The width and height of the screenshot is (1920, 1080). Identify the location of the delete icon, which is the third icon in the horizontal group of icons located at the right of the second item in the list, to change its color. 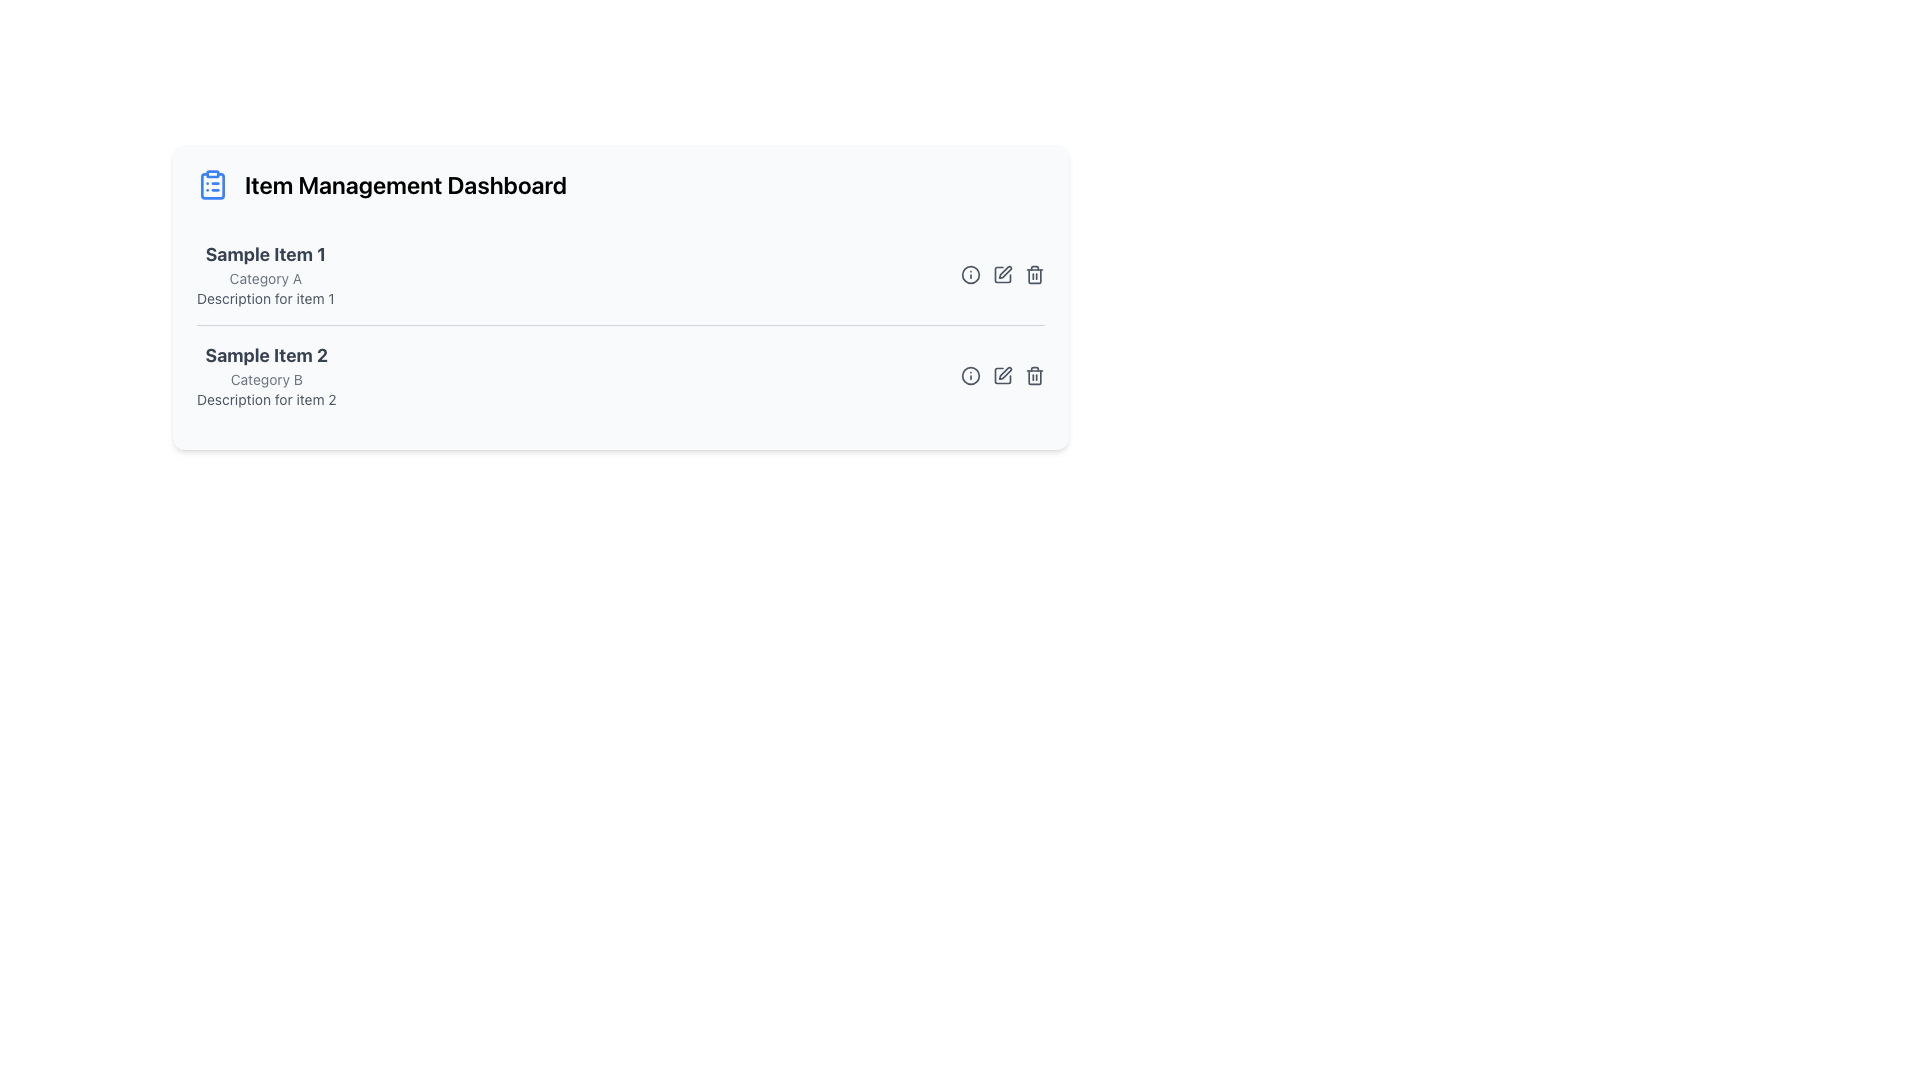
(1035, 375).